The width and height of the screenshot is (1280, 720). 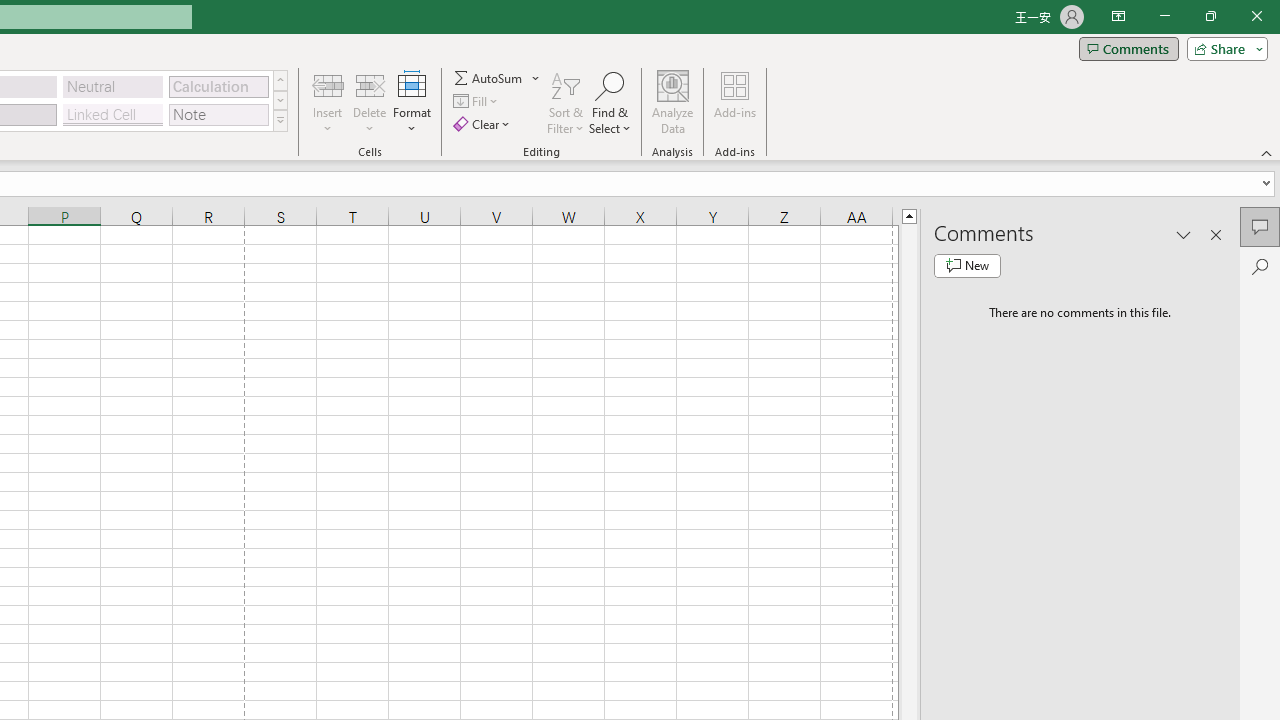 What do you see at coordinates (279, 120) in the screenshot?
I see `'Cell Styles'` at bounding box center [279, 120].